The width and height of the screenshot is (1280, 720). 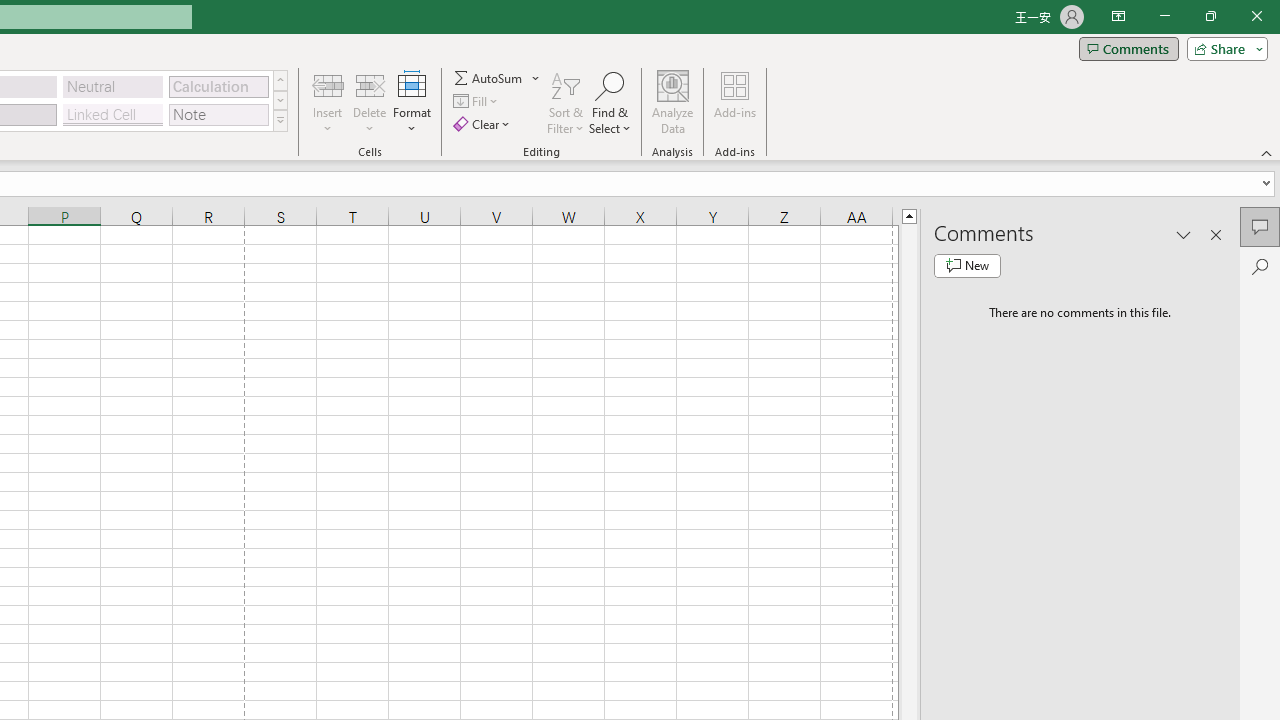 What do you see at coordinates (279, 120) in the screenshot?
I see `'Cell Styles'` at bounding box center [279, 120].